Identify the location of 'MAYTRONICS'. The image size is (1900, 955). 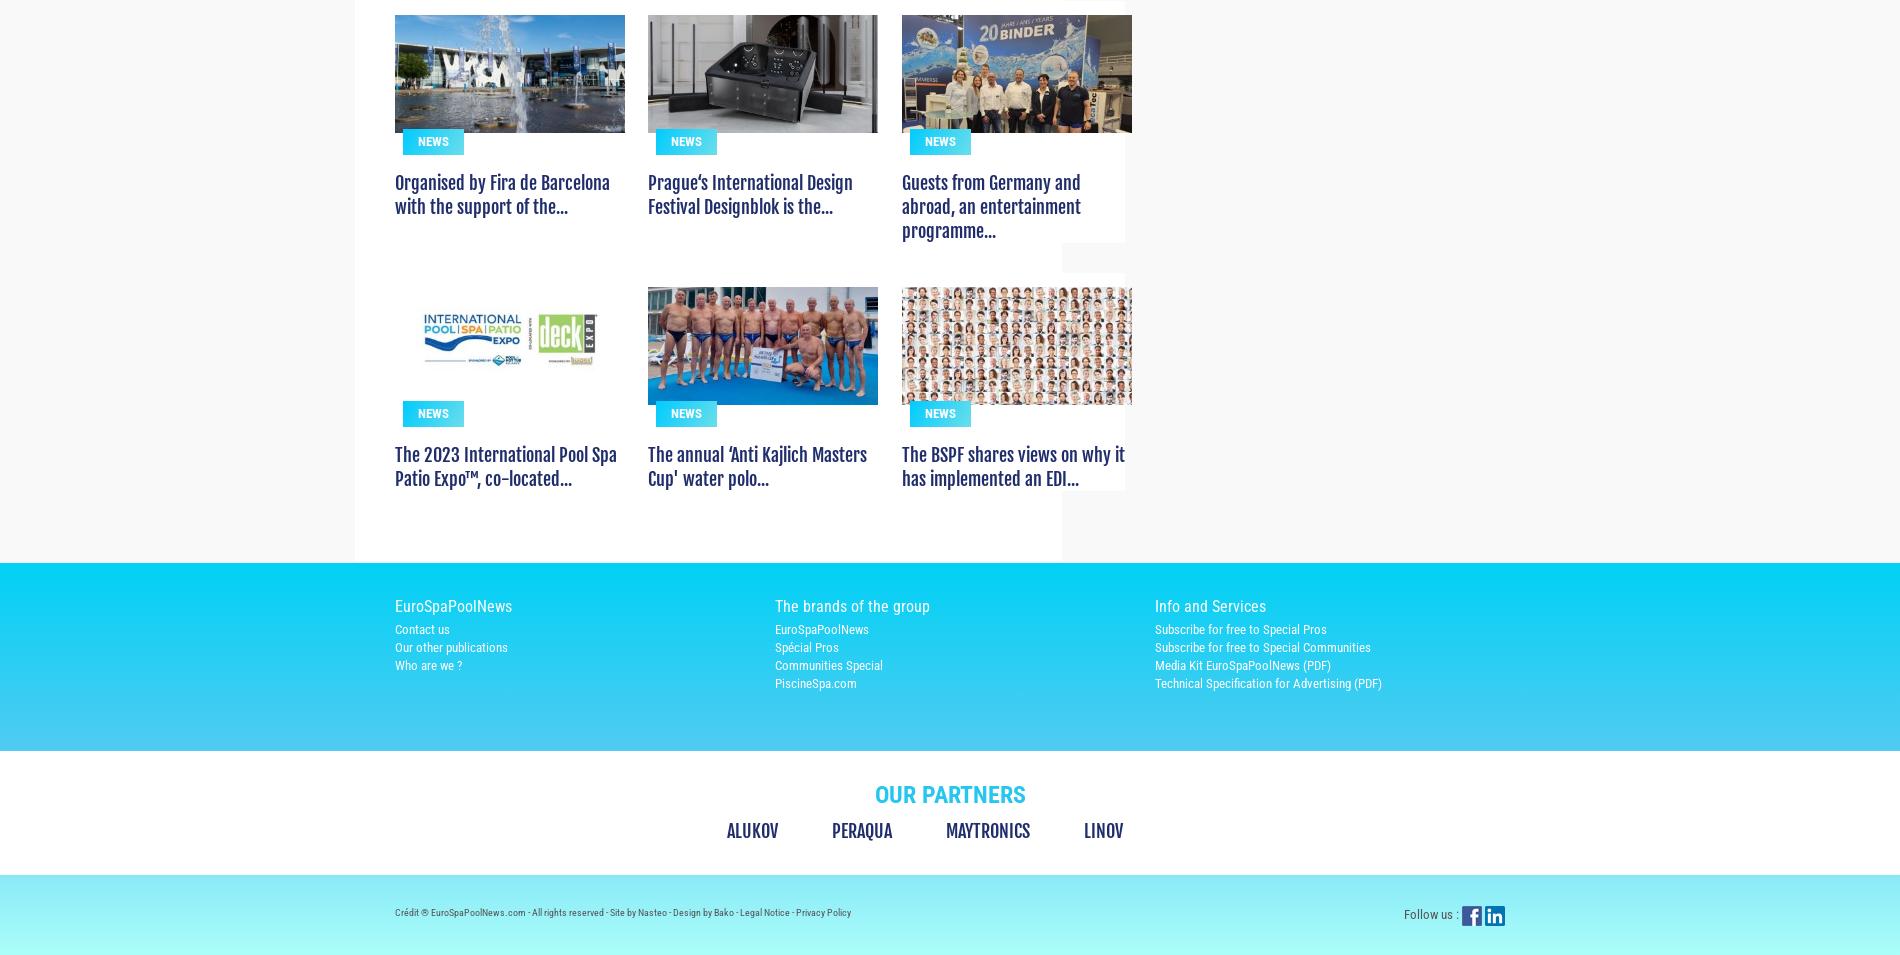
(945, 865).